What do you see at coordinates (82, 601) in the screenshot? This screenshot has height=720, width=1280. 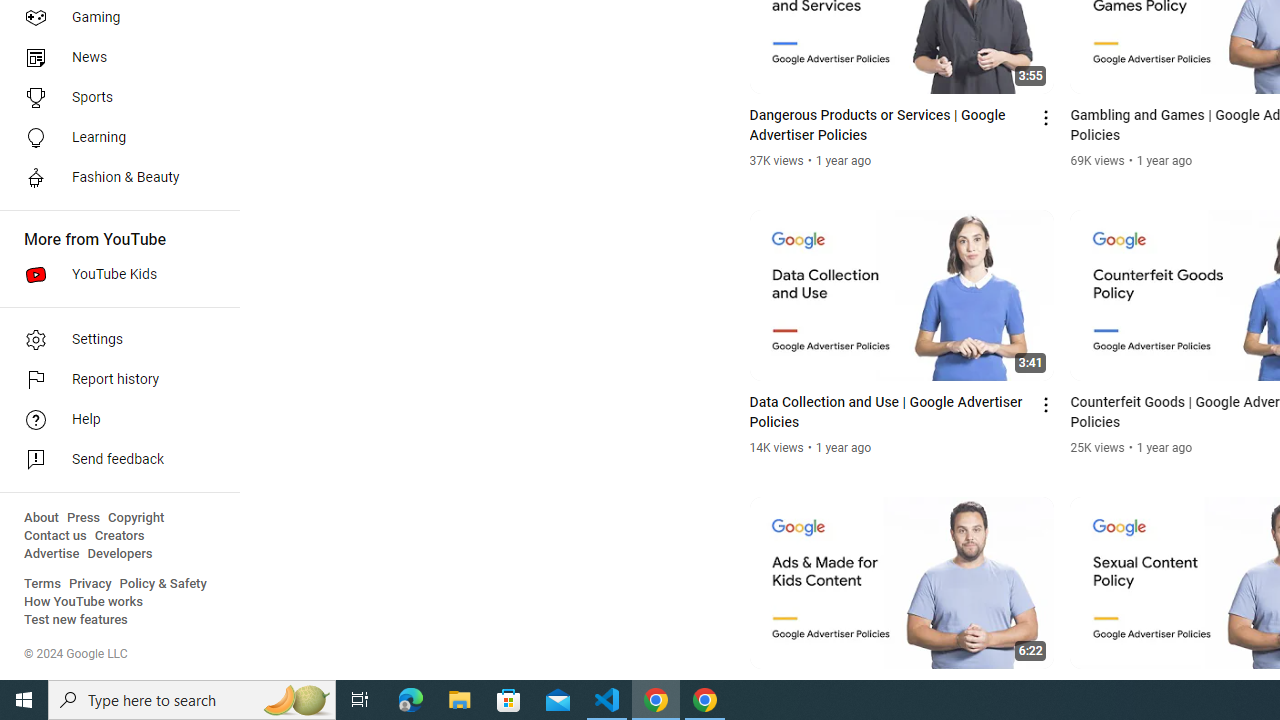 I see `'How YouTube works'` at bounding box center [82, 601].